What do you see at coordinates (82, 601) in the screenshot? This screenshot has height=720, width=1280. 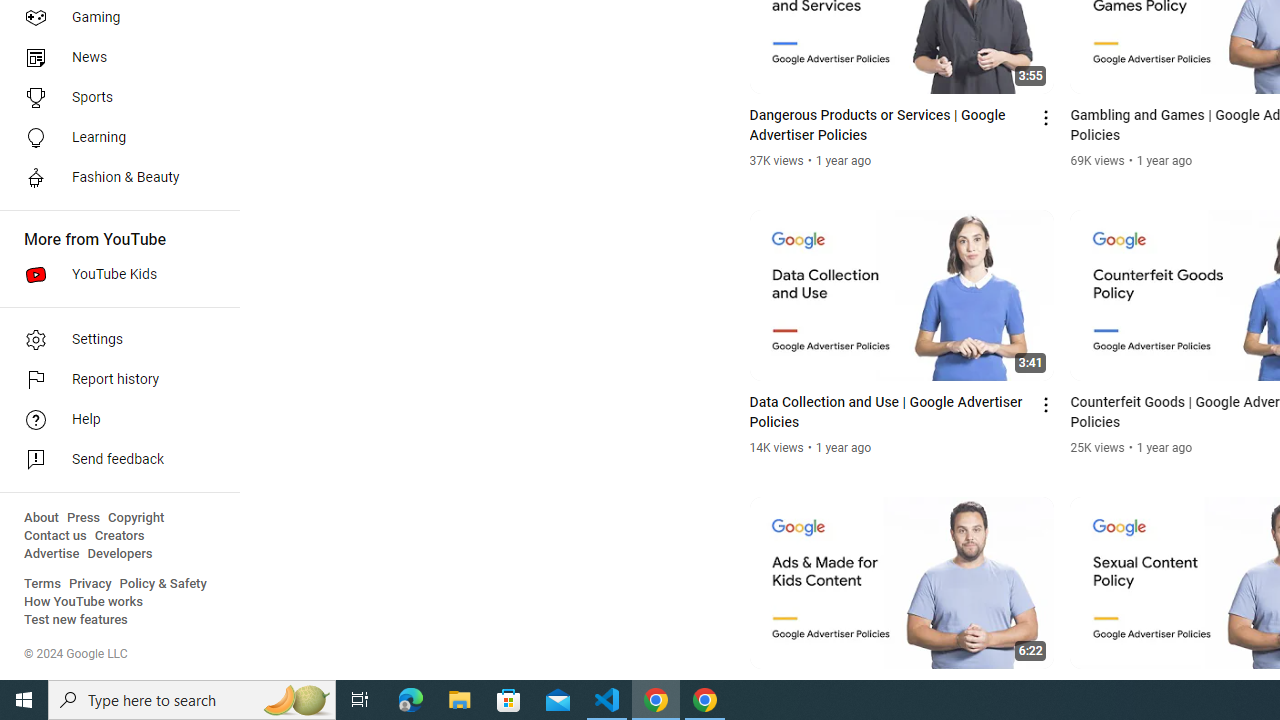 I see `'How YouTube works'` at bounding box center [82, 601].